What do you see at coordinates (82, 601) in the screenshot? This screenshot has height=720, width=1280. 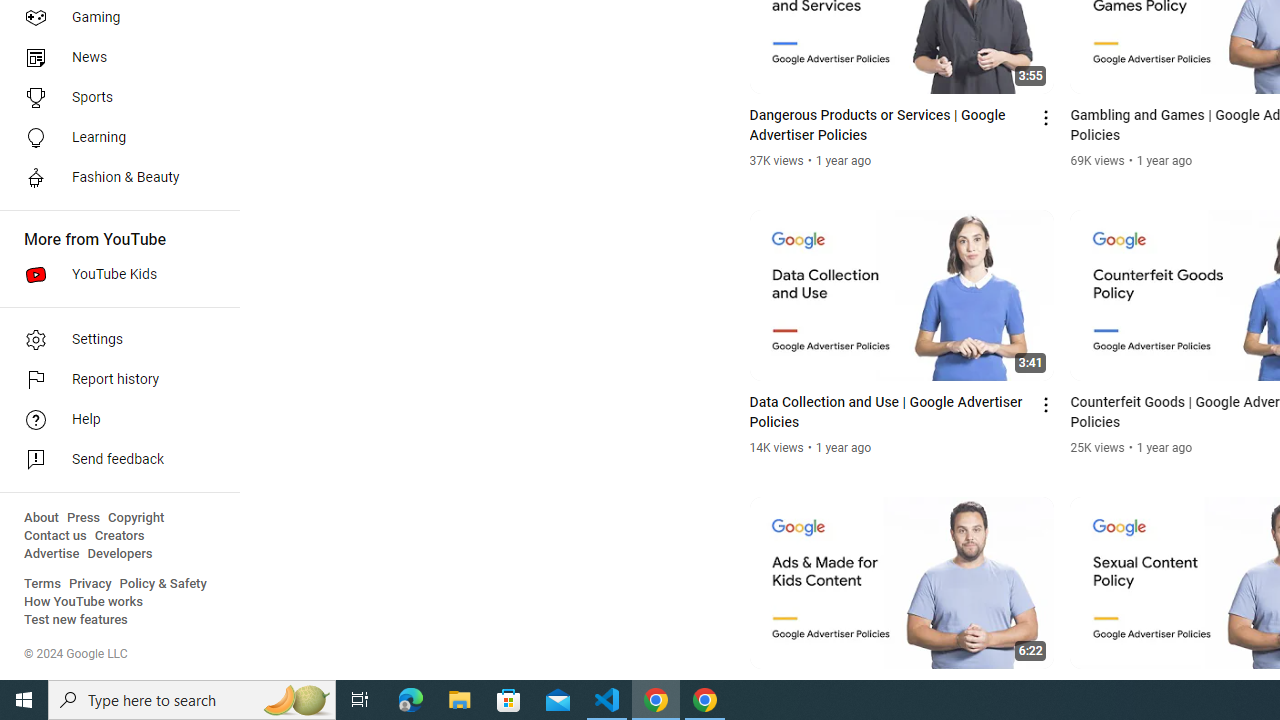 I see `'How YouTube works'` at bounding box center [82, 601].